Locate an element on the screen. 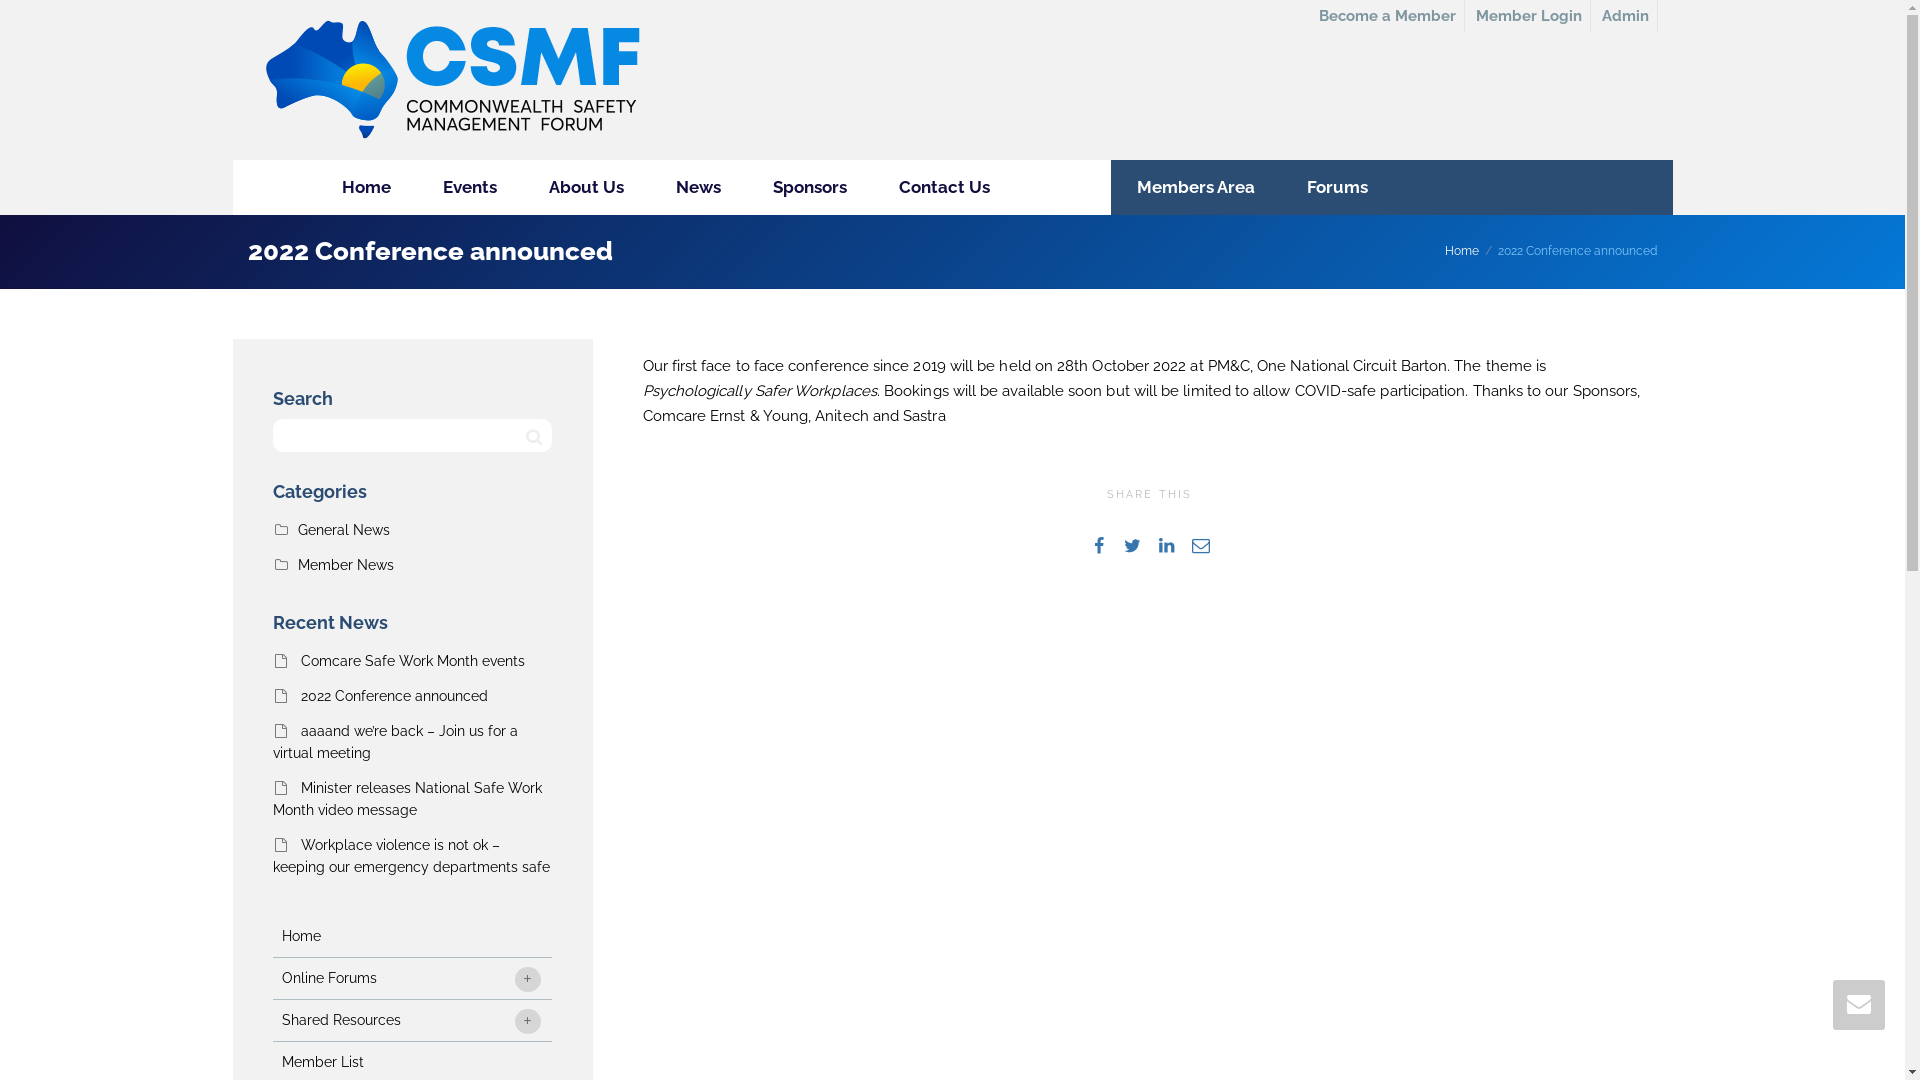 Image resolution: width=1920 pixels, height=1080 pixels. 'Shared Resources' is located at coordinates (410, 1020).